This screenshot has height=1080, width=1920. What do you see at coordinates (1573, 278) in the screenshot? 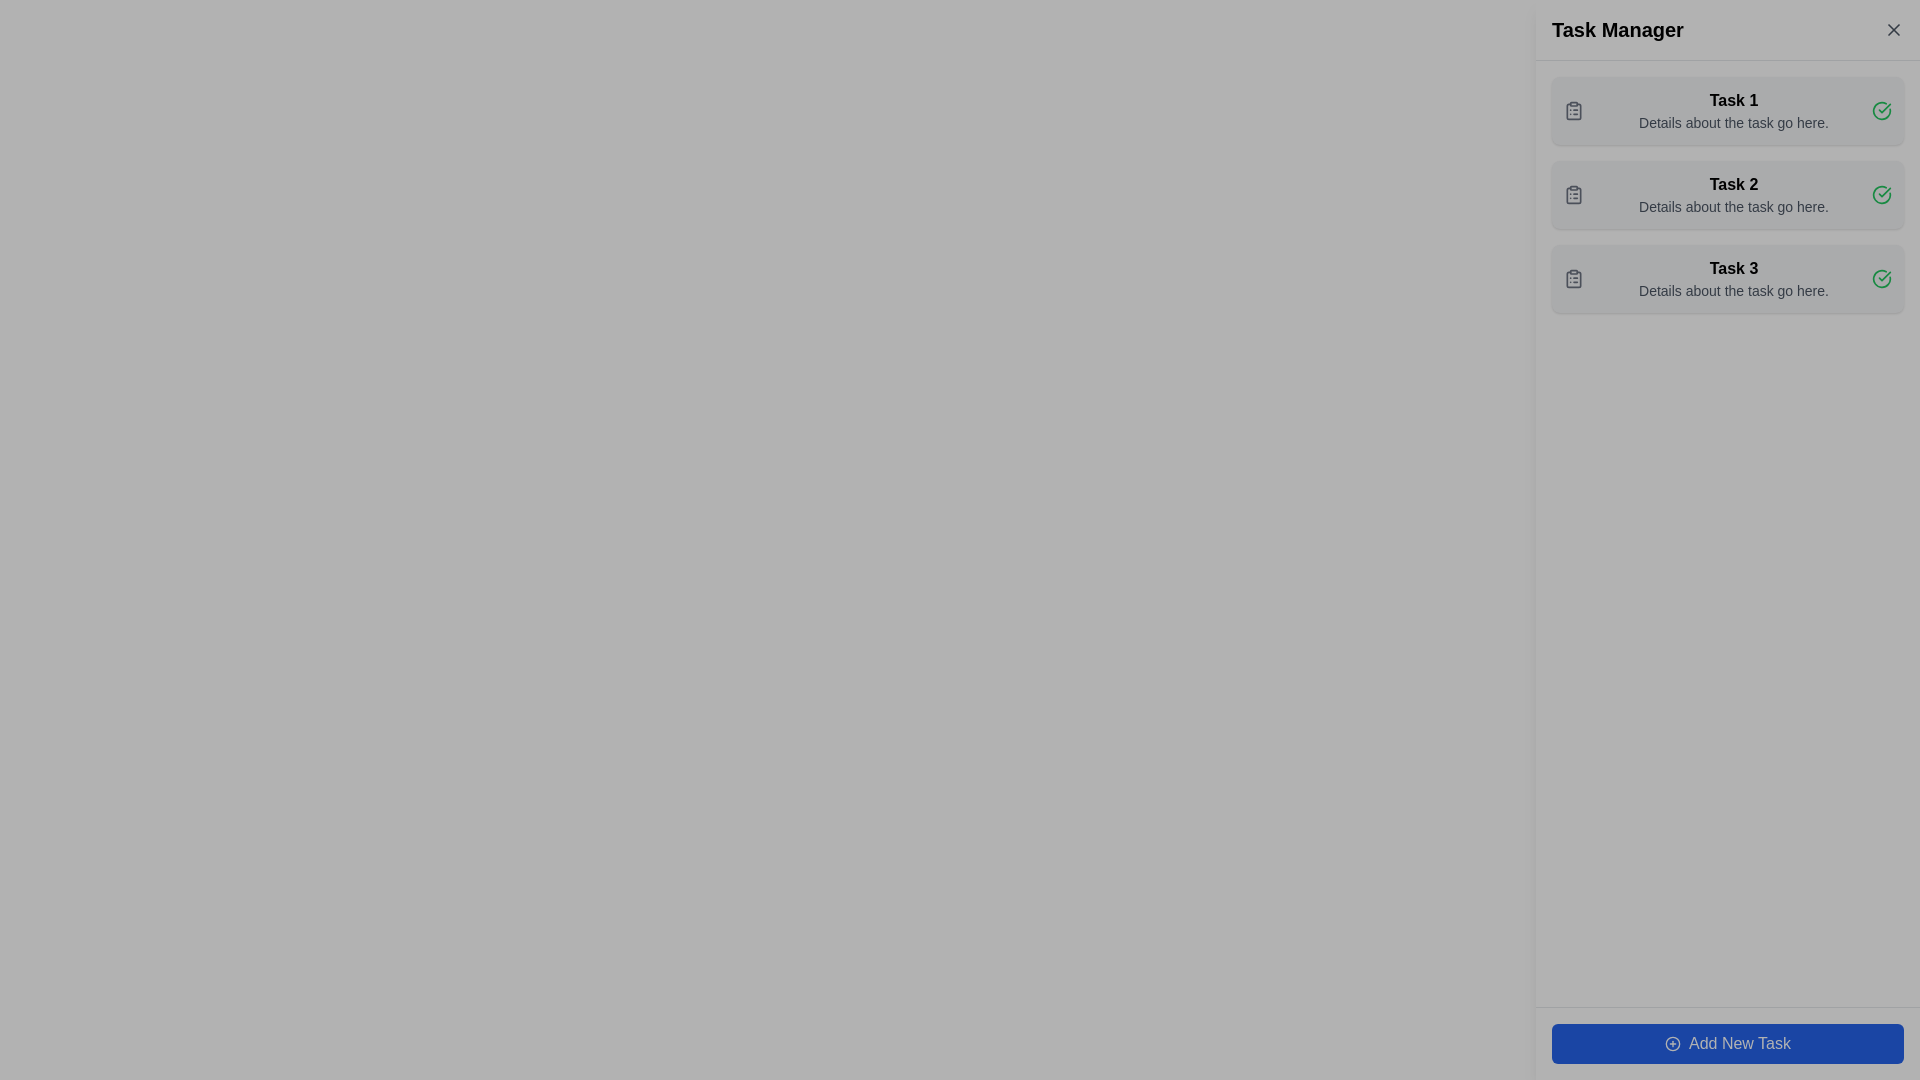
I see `the clipboard icon located in the third task block titled 'Task 3', positioned at the leftmost side beside the task title` at bounding box center [1573, 278].